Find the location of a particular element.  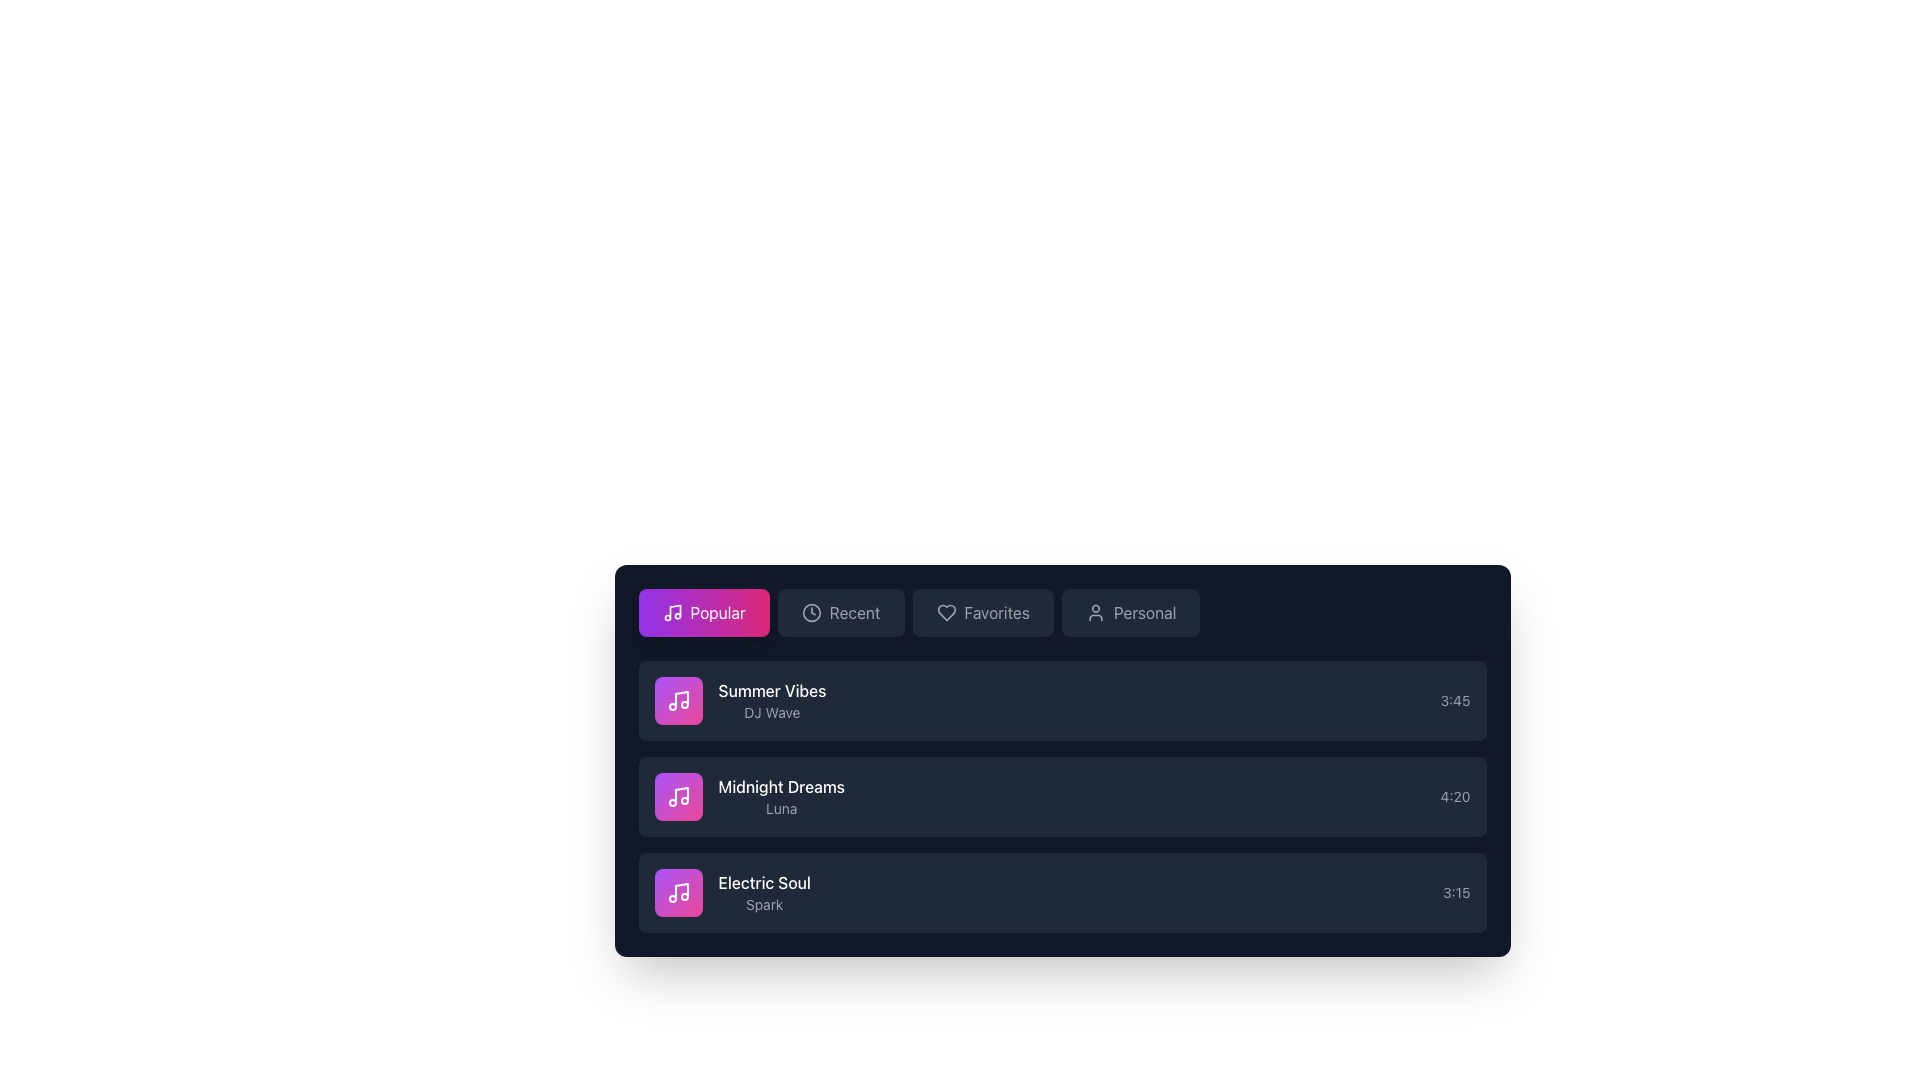

the third button in the navigation bar, which filters or displays the user's favorite items is located at coordinates (983, 612).